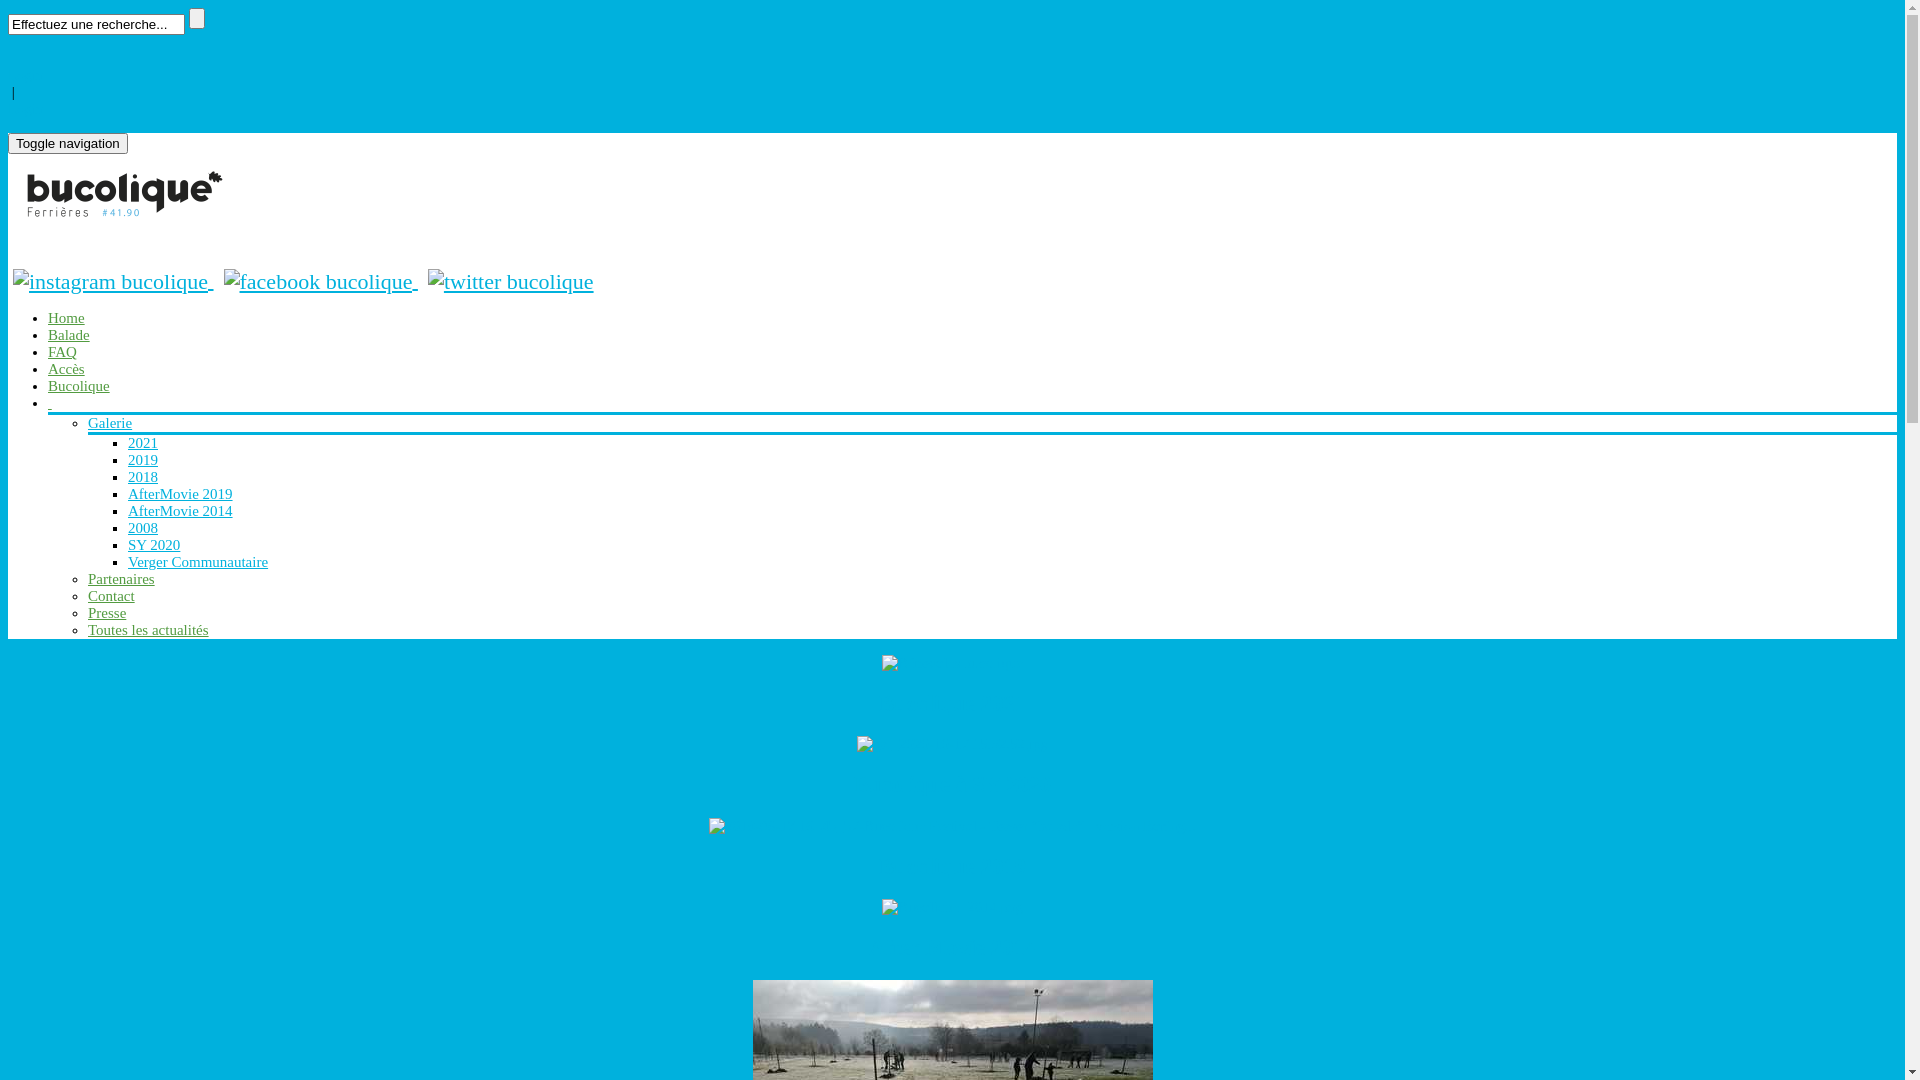 The image size is (1920, 1080). Describe the element at coordinates (78, 385) in the screenshot. I see `'Bucolique'` at that location.